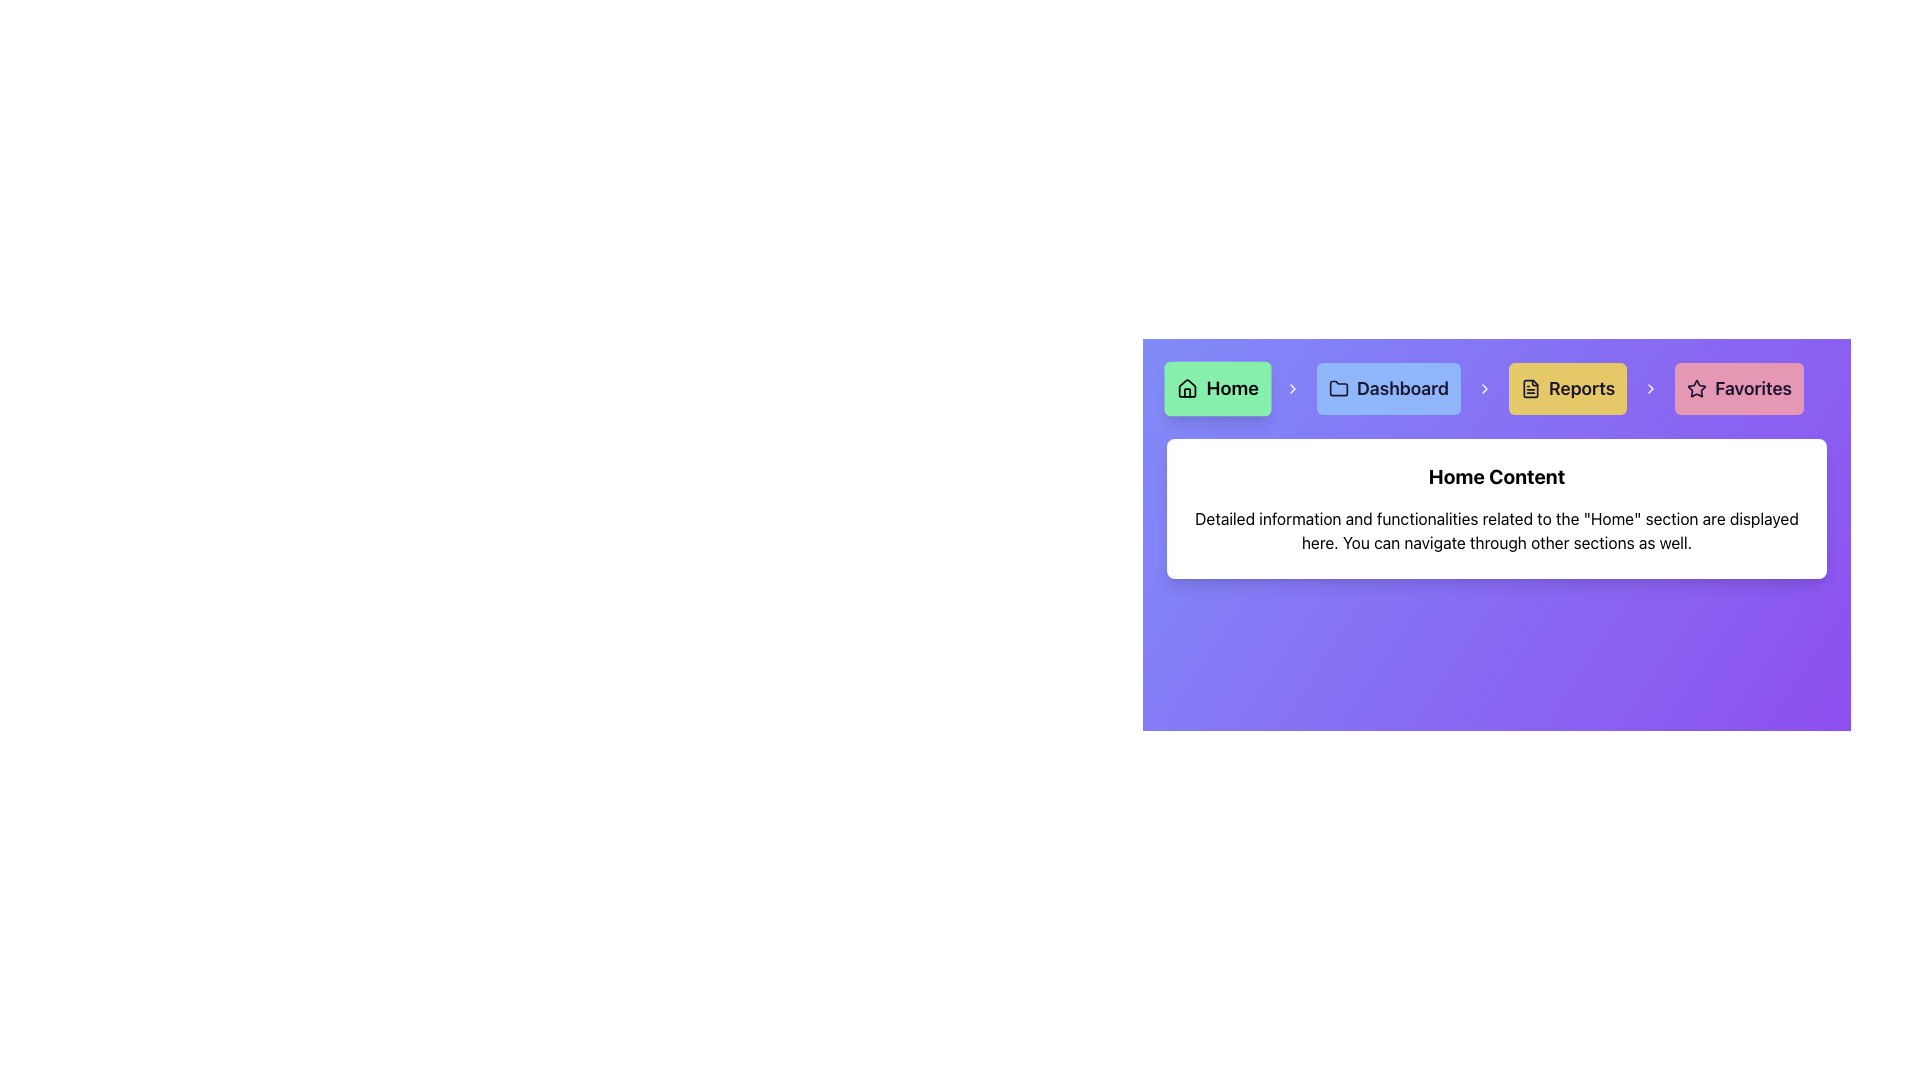 The height and width of the screenshot is (1080, 1920). I want to click on the rightward-pointing chevron icon located between the 'Dashboard' and 'Reports' section labels for accessibility purposes, so click(1484, 389).